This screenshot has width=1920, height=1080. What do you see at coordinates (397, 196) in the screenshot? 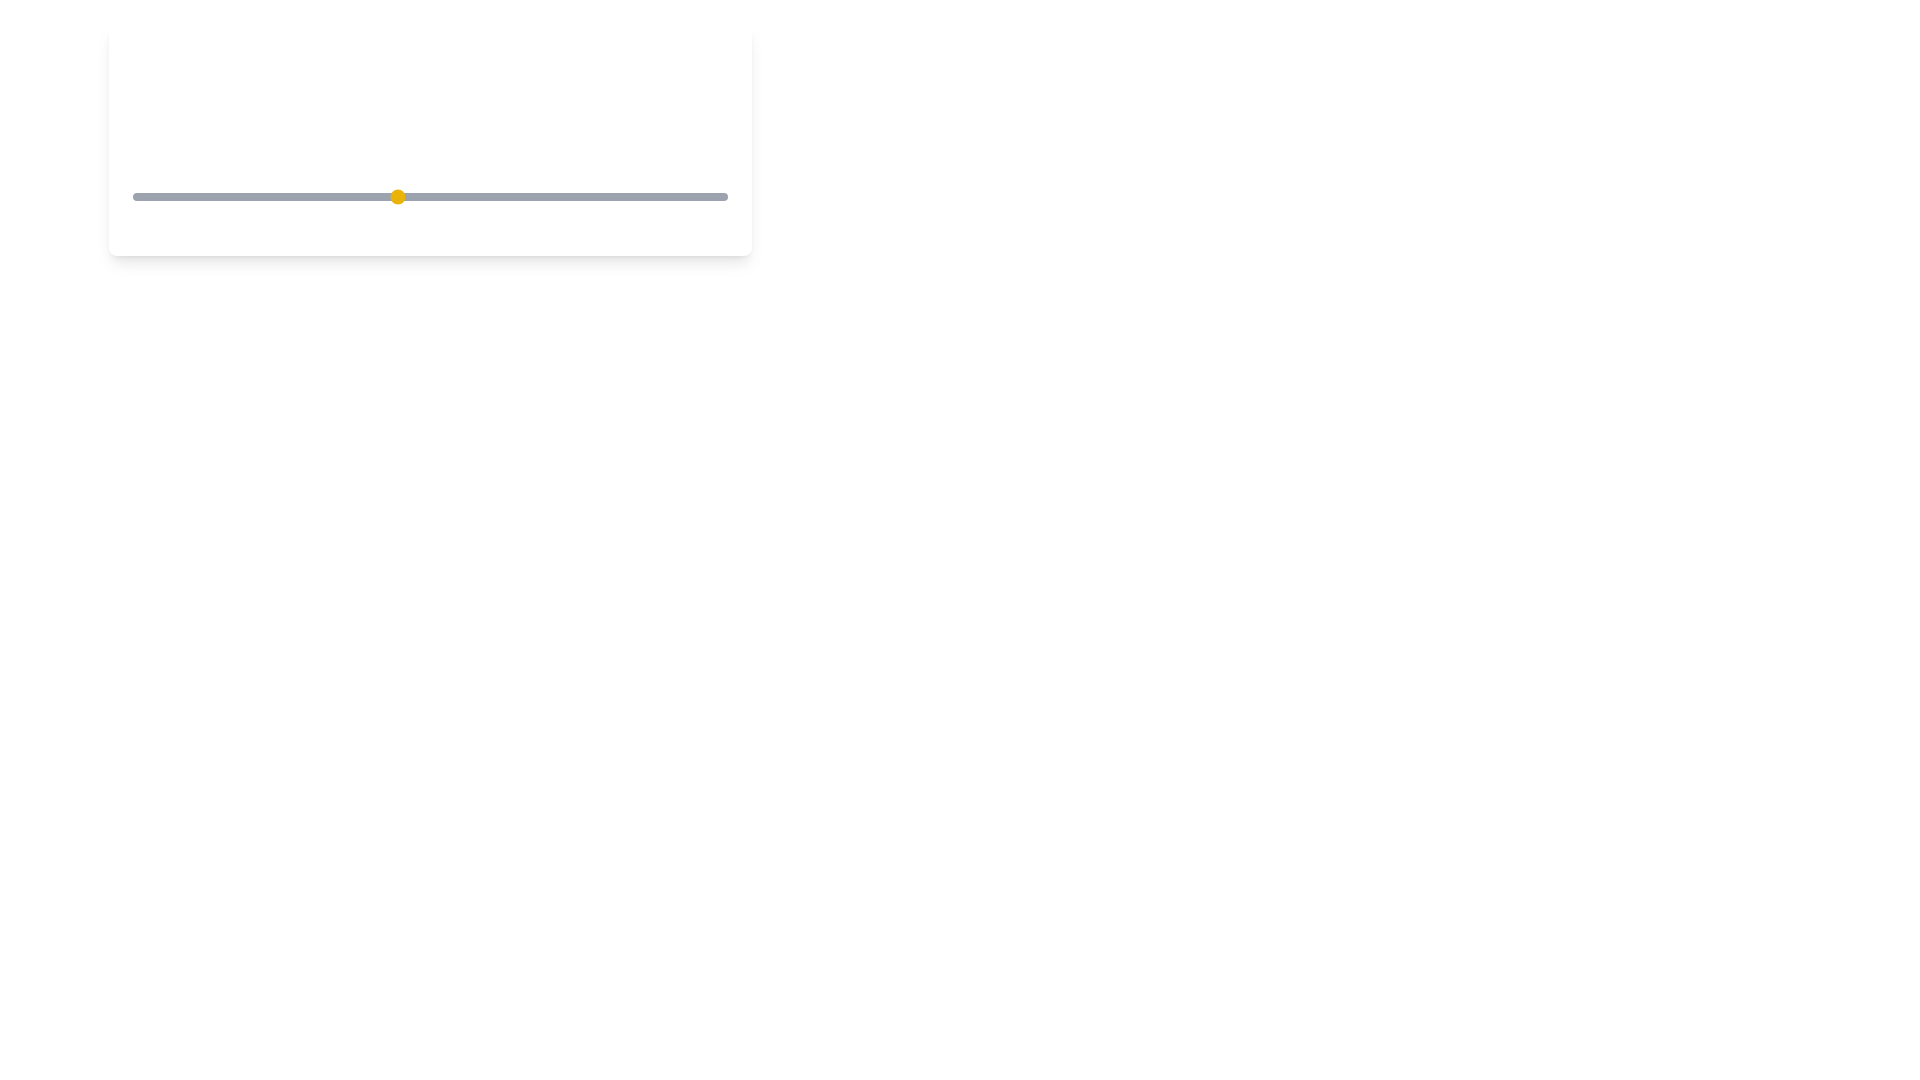
I see `the coffee strength to 5 by moving the slider` at bounding box center [397, 196].